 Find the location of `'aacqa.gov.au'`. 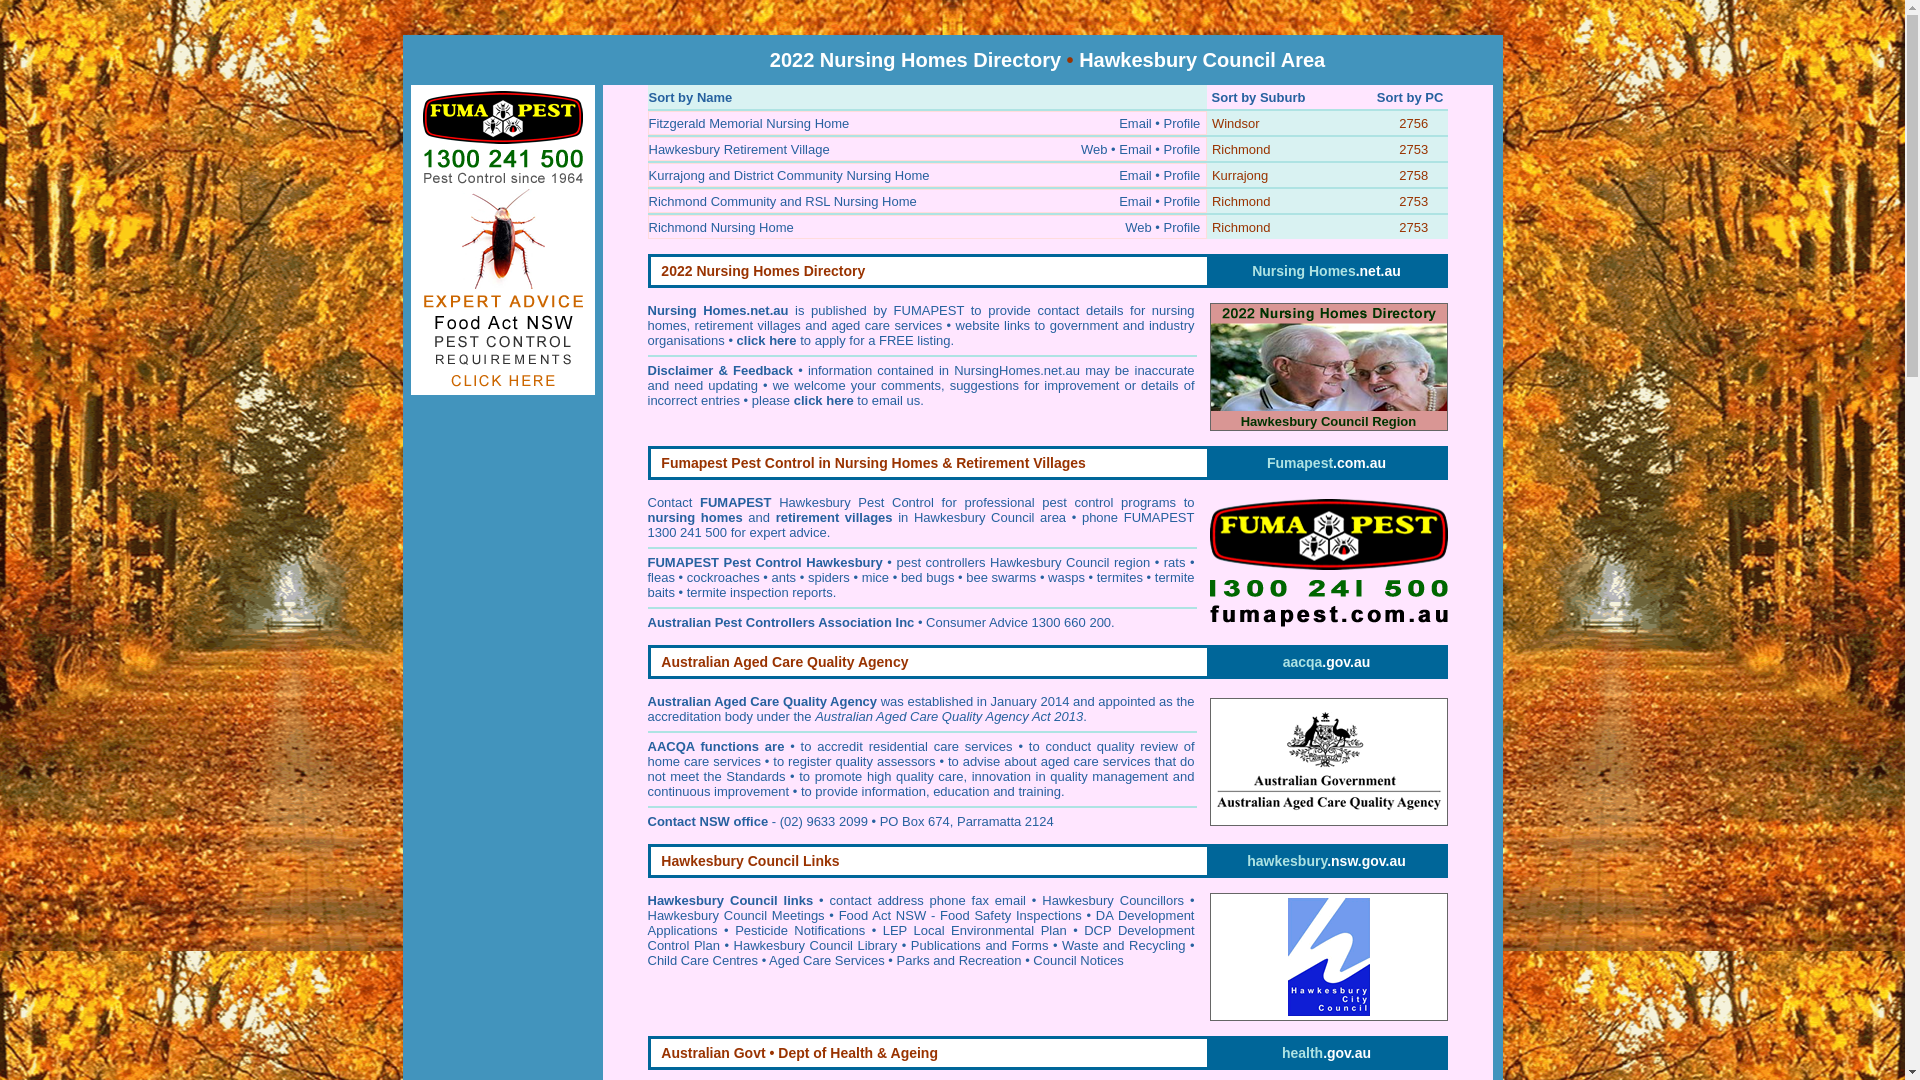

'aacqa.gov.au' is located at coordinates (1326, 662).